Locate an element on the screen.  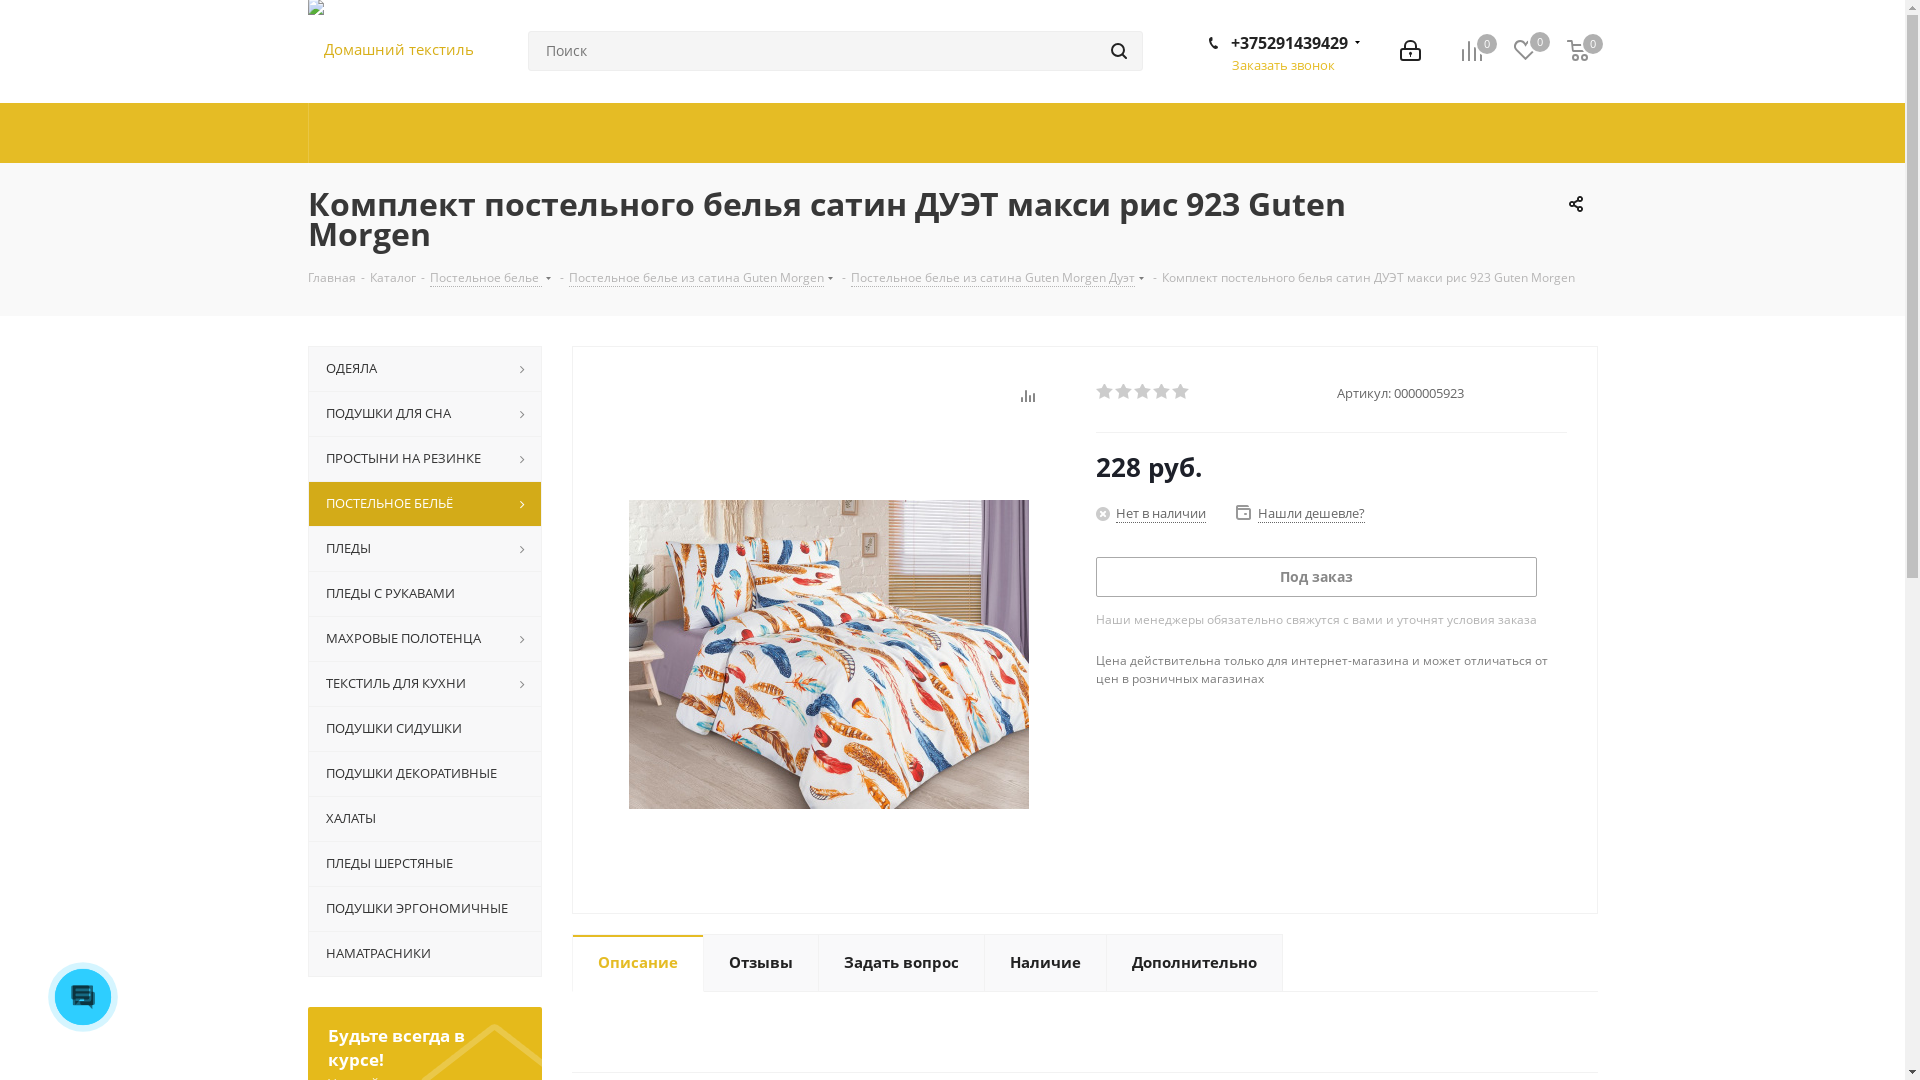
'2' is located at coordinates (1123, 392).